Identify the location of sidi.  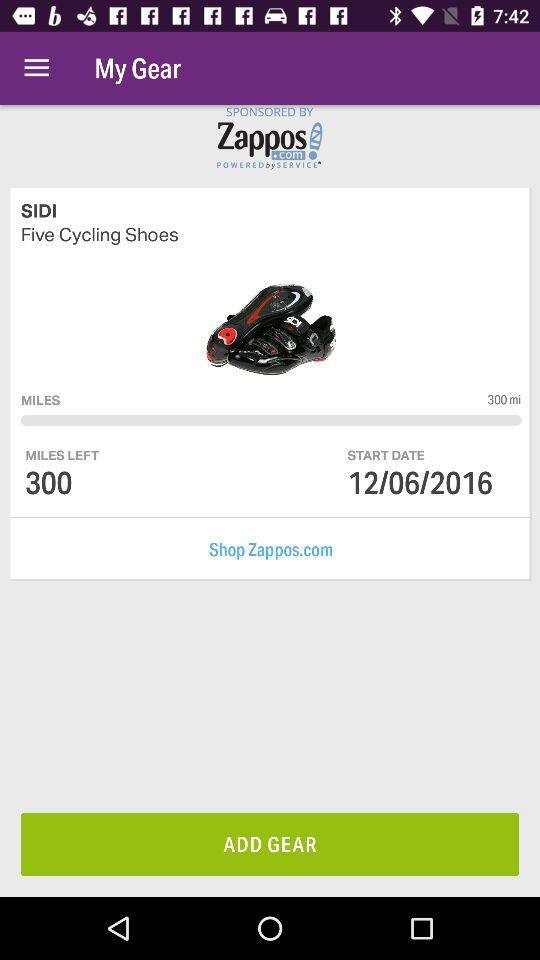
(270, 210).